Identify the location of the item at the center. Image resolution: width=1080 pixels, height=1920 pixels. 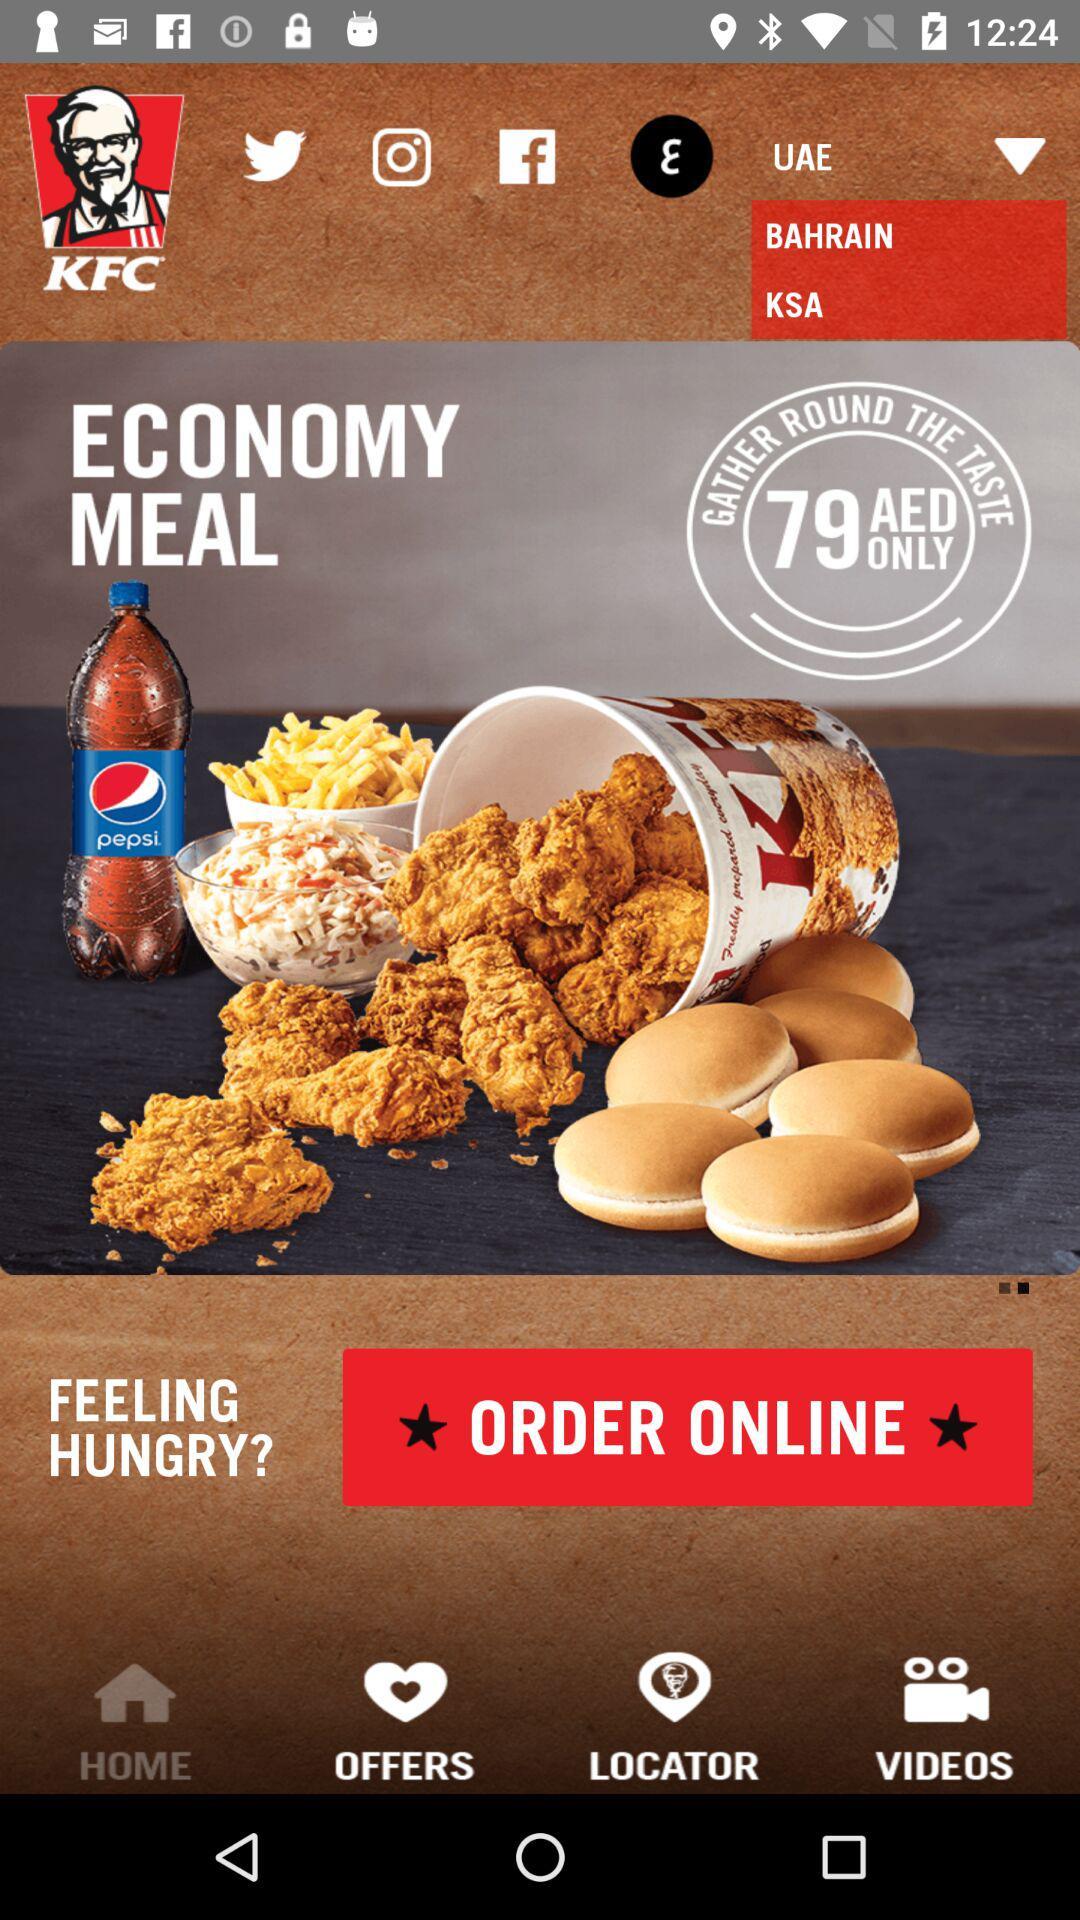
(540, 808).